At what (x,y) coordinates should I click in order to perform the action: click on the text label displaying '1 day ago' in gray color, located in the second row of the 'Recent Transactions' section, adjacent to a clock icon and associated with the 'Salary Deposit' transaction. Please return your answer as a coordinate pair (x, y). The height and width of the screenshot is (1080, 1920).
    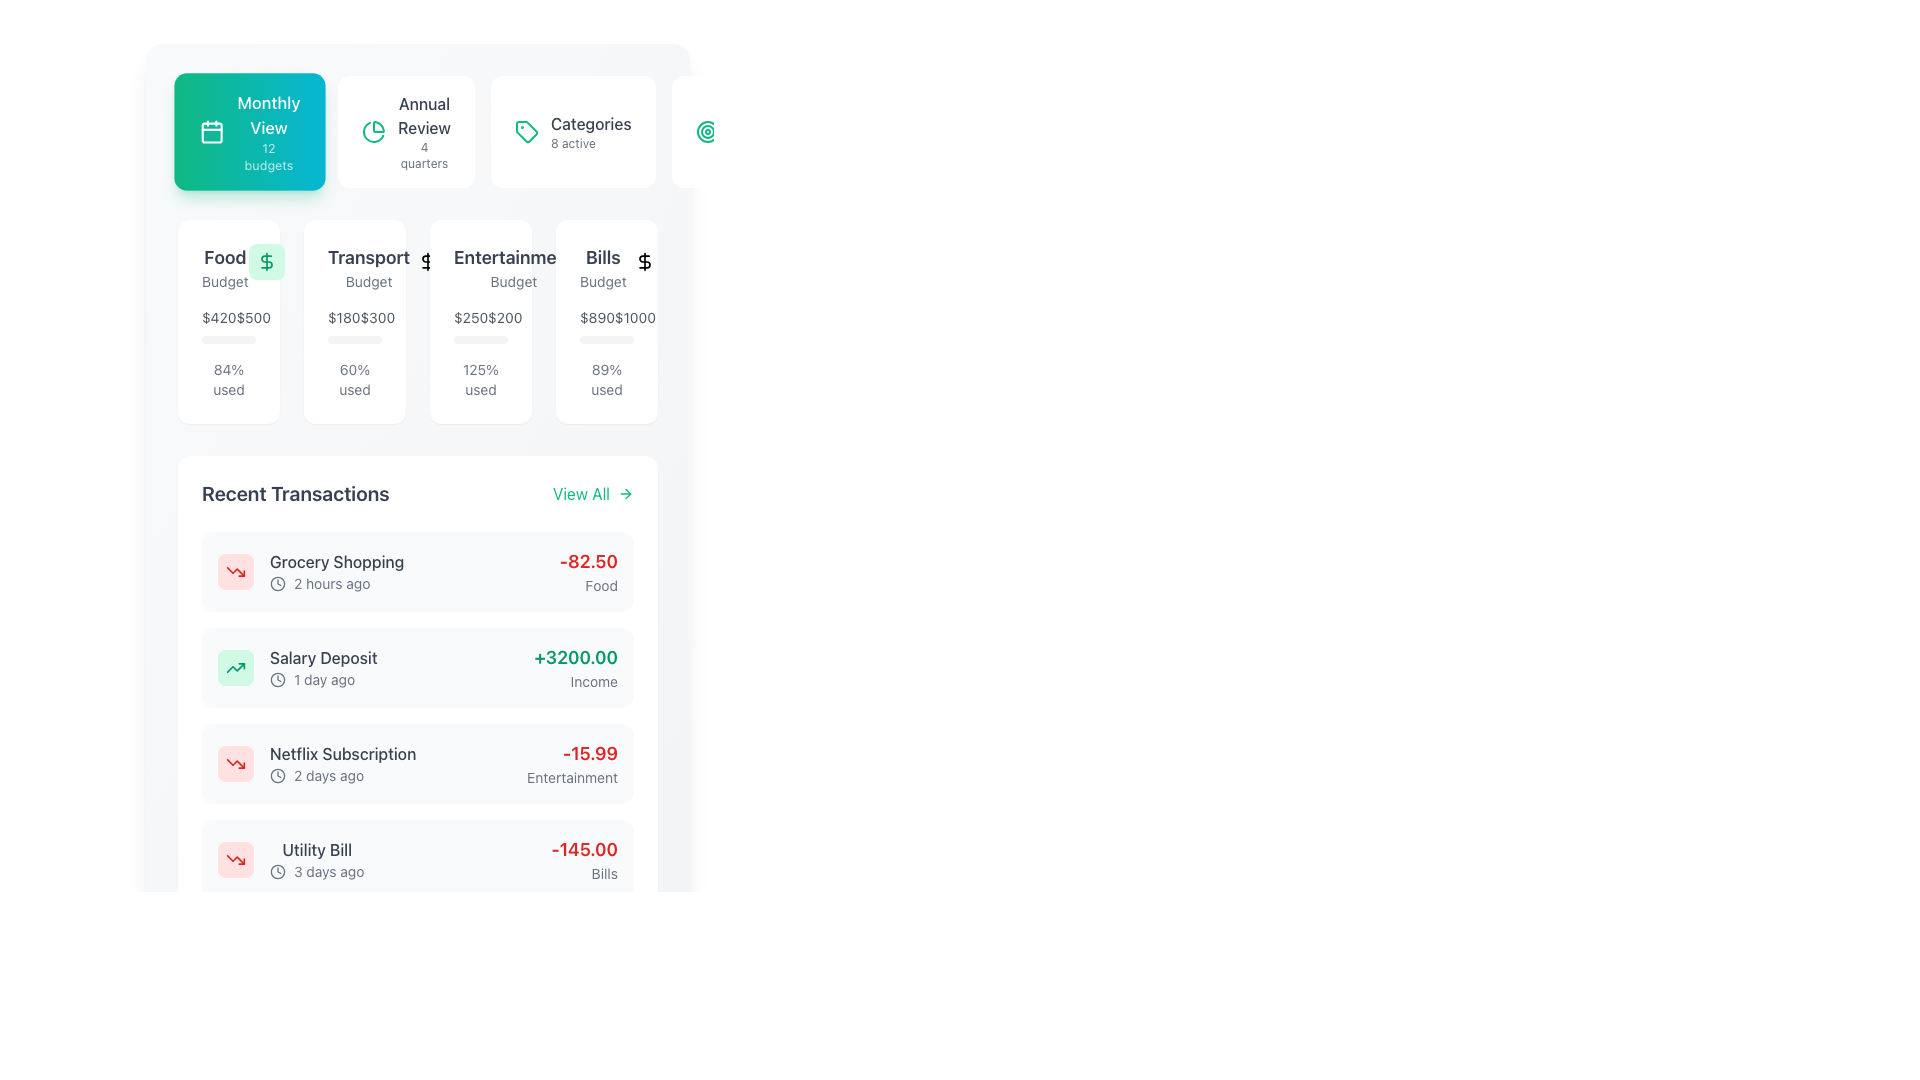
    Looking at the image, I should click on (324, 678).